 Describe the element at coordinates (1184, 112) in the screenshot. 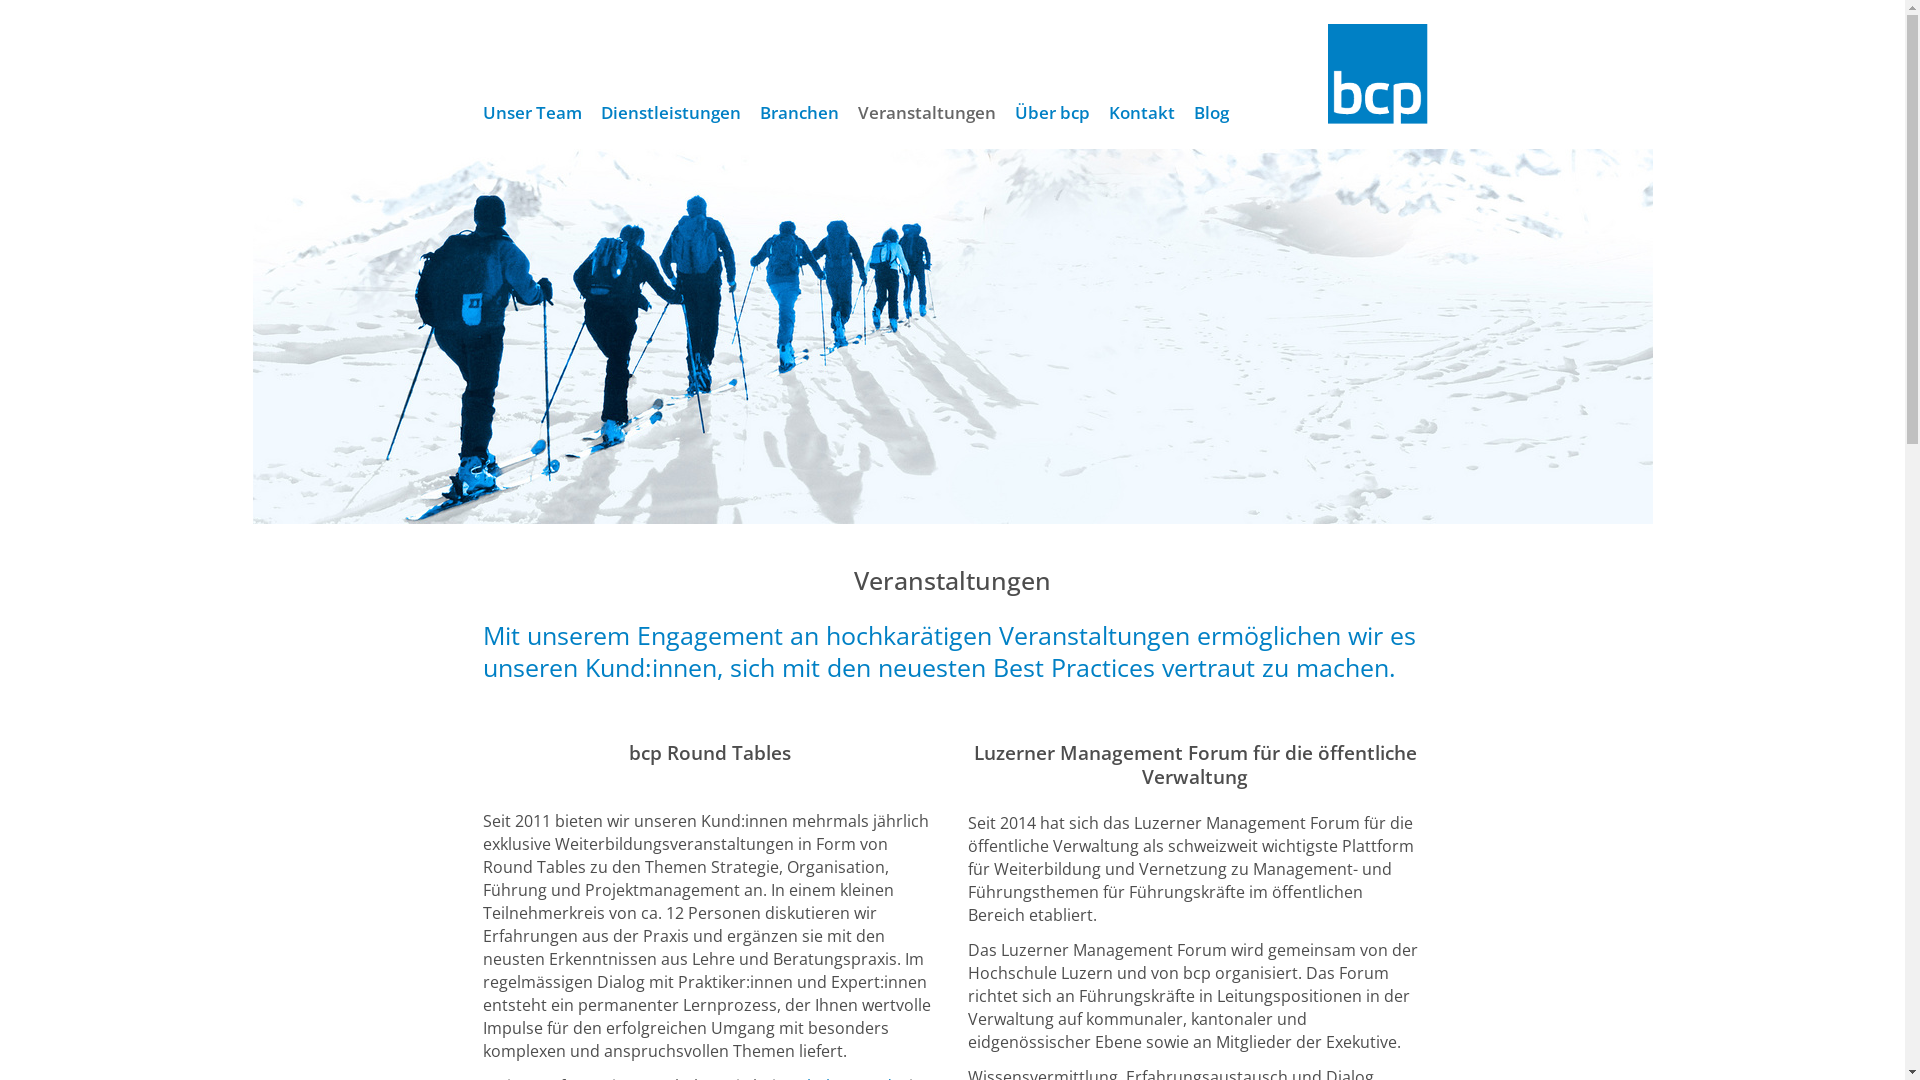

I see `'Blog'` at that location.